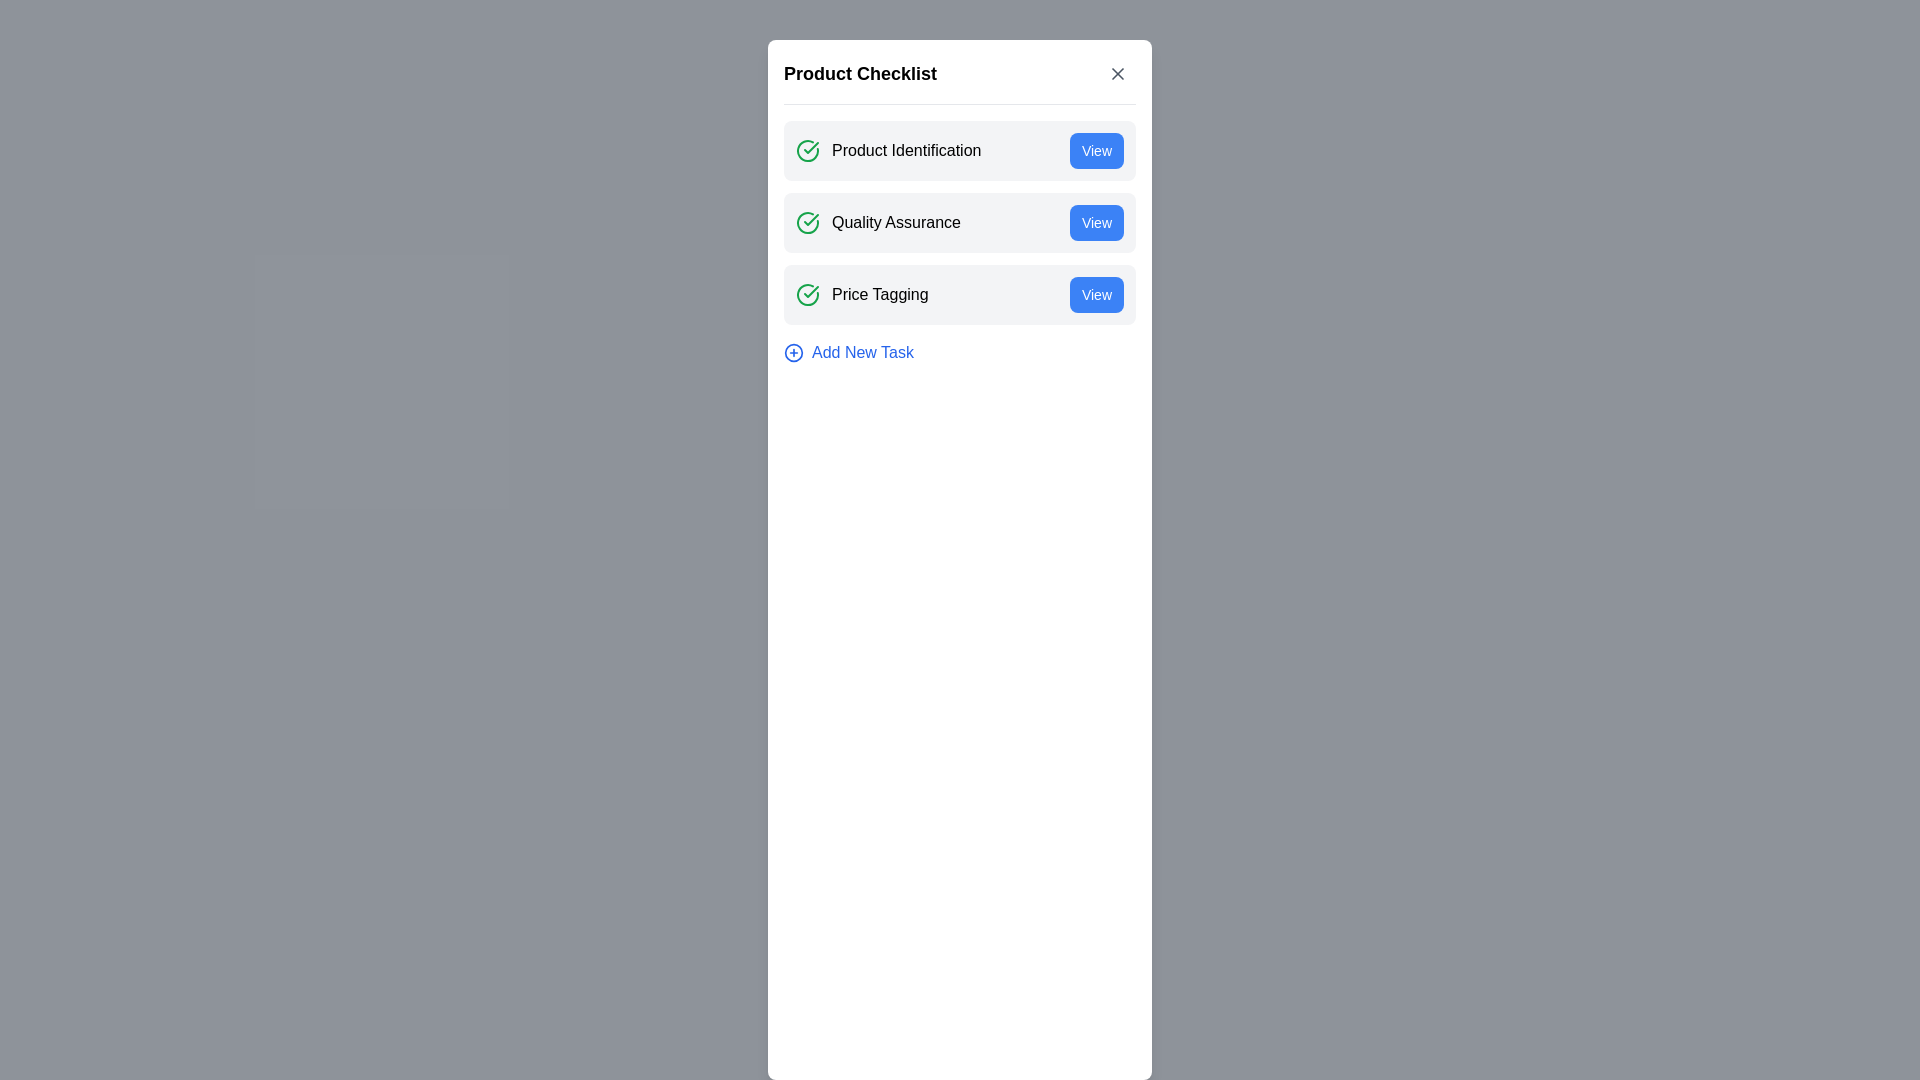 The width and height of the screenshot is (1920, 1080). What do you see at coordinates (1095, 149) in the screenshot?
I see `the 'View' button located to the right of the 'Product Identification' text` at bounding box center [1095, 149].